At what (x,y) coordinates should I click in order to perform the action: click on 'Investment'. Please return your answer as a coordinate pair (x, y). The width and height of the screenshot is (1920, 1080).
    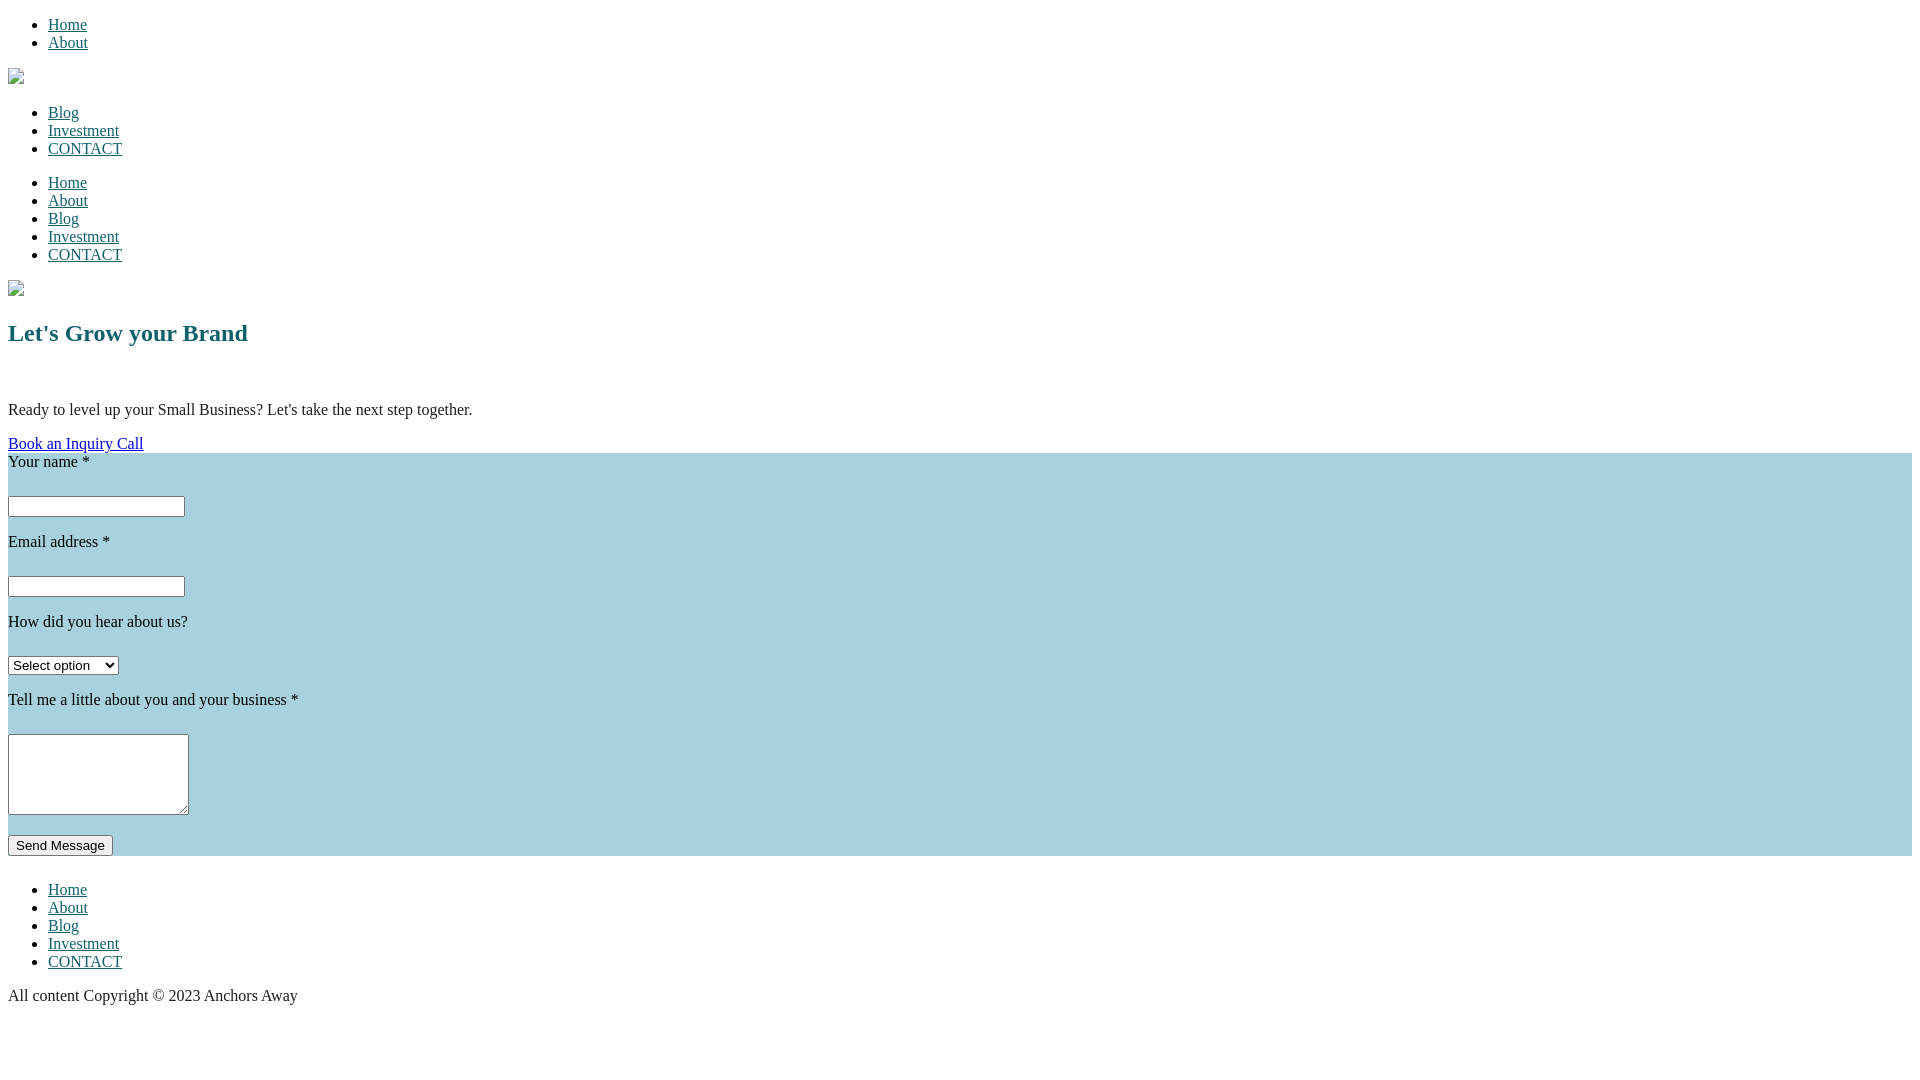
    Looking at the image, I should click on (82, 943).